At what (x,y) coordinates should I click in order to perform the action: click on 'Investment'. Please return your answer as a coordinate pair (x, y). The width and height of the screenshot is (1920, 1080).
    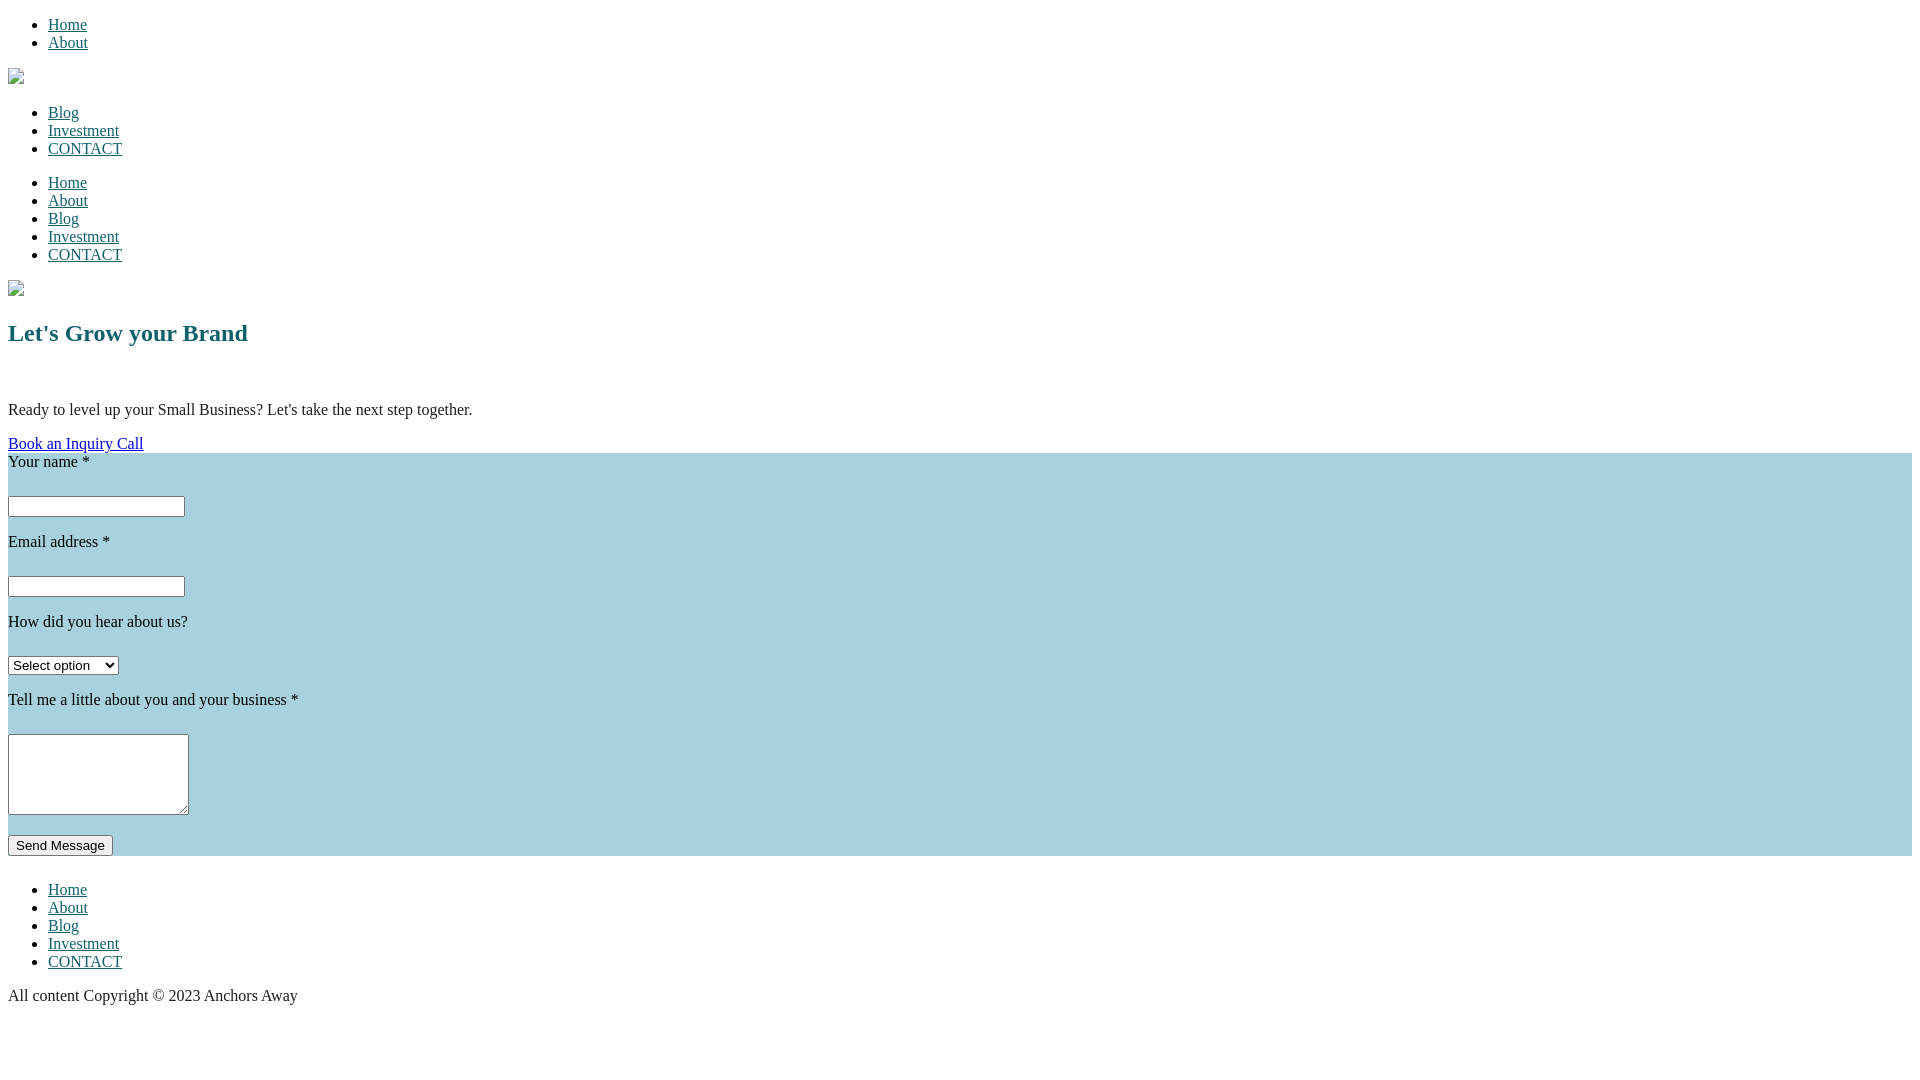
    Looking at the image, I should click on (82, 943).